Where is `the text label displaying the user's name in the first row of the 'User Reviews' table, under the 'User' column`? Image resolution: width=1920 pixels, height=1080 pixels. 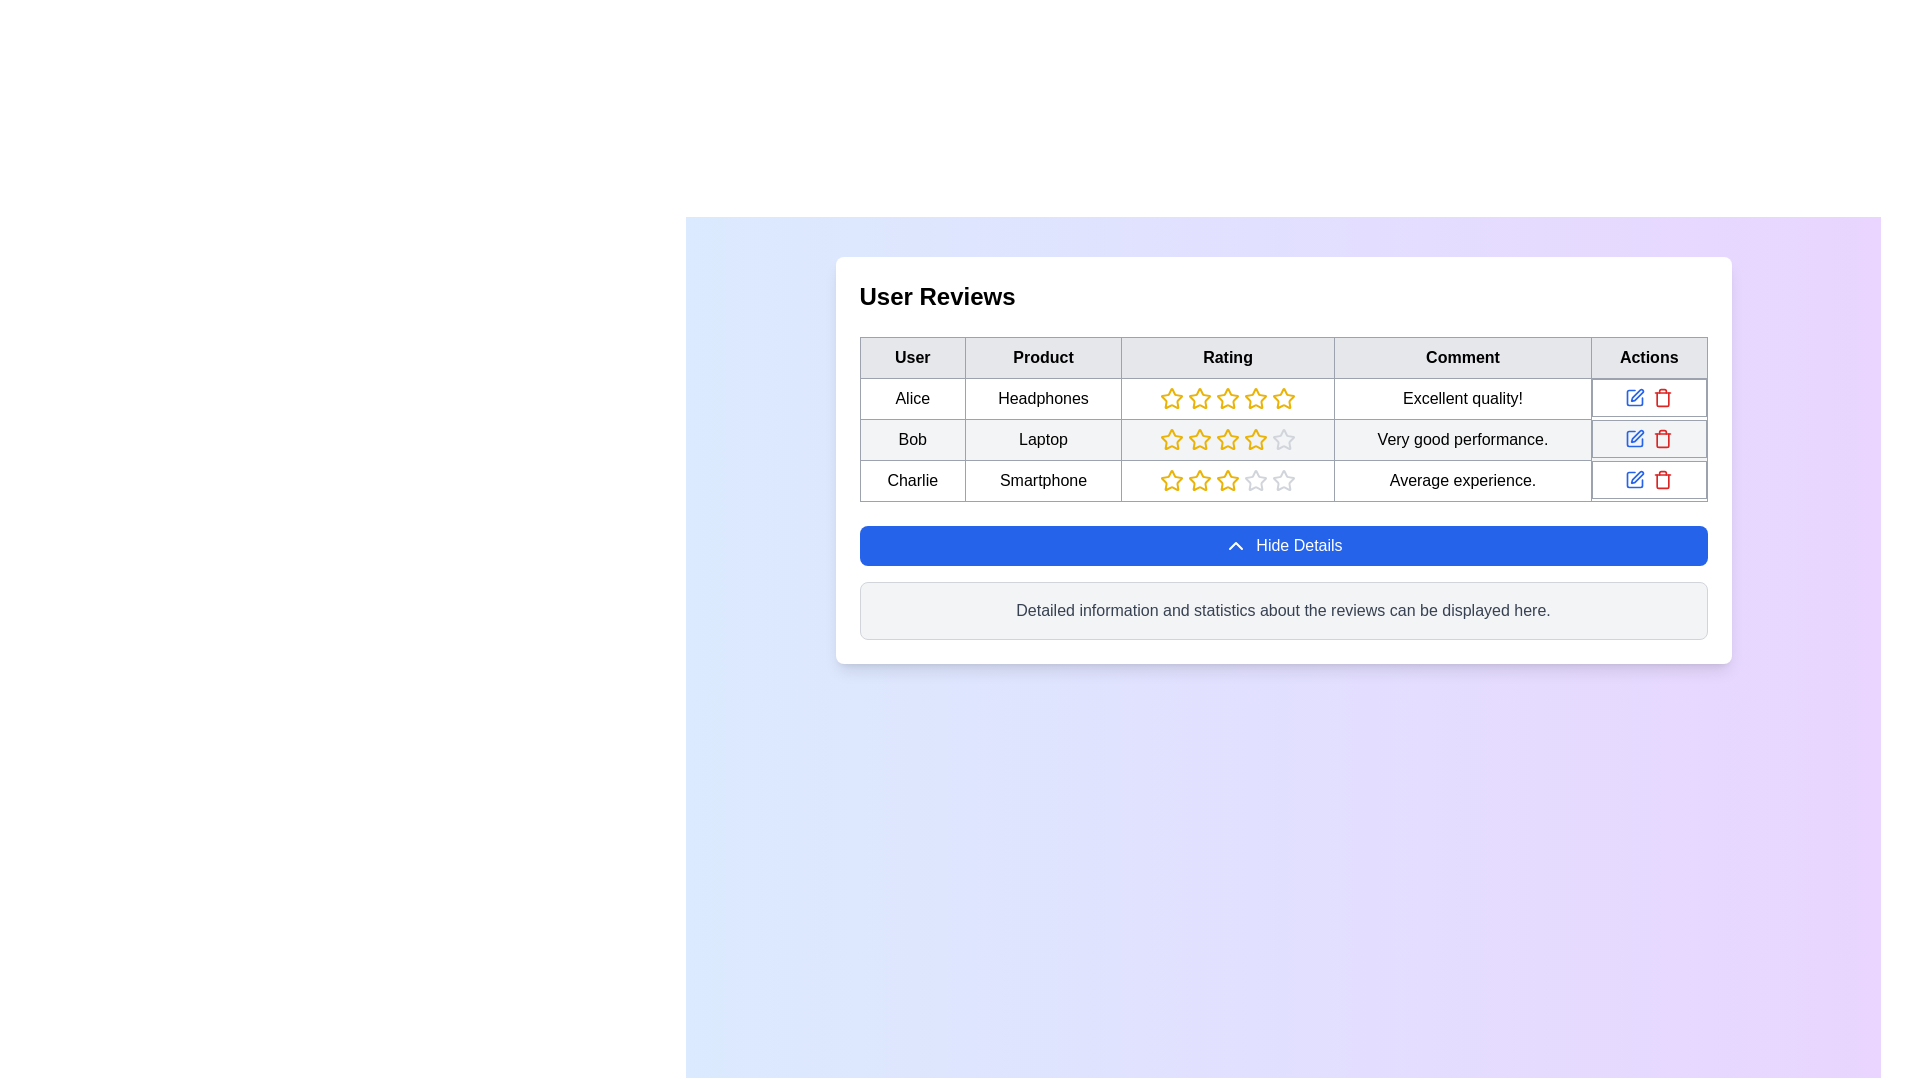 the text label displaying the user's name in the first row of the 'User Reviews' table, under the 'User' column is located at coordinates (911, 398).